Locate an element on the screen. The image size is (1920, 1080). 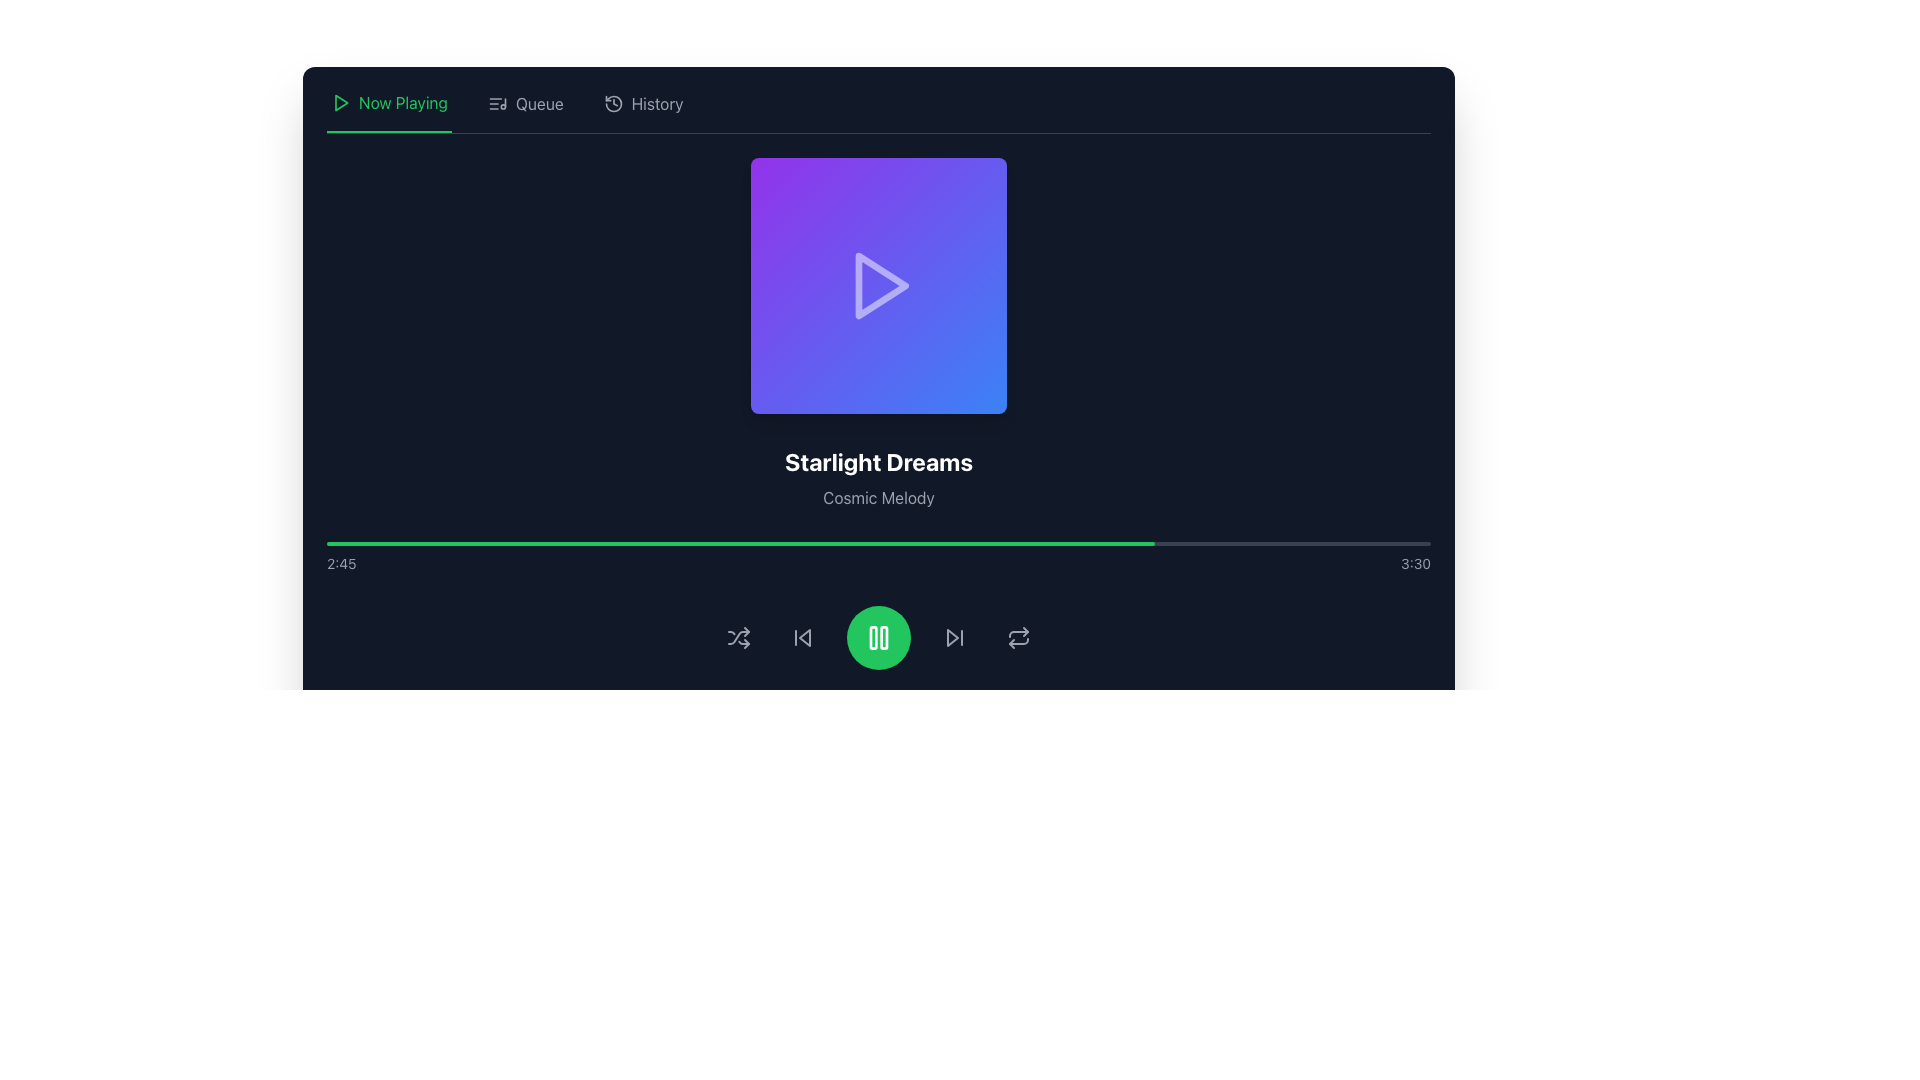
the navigation menu item for 'Queue' is located at coordinates (525, 111).